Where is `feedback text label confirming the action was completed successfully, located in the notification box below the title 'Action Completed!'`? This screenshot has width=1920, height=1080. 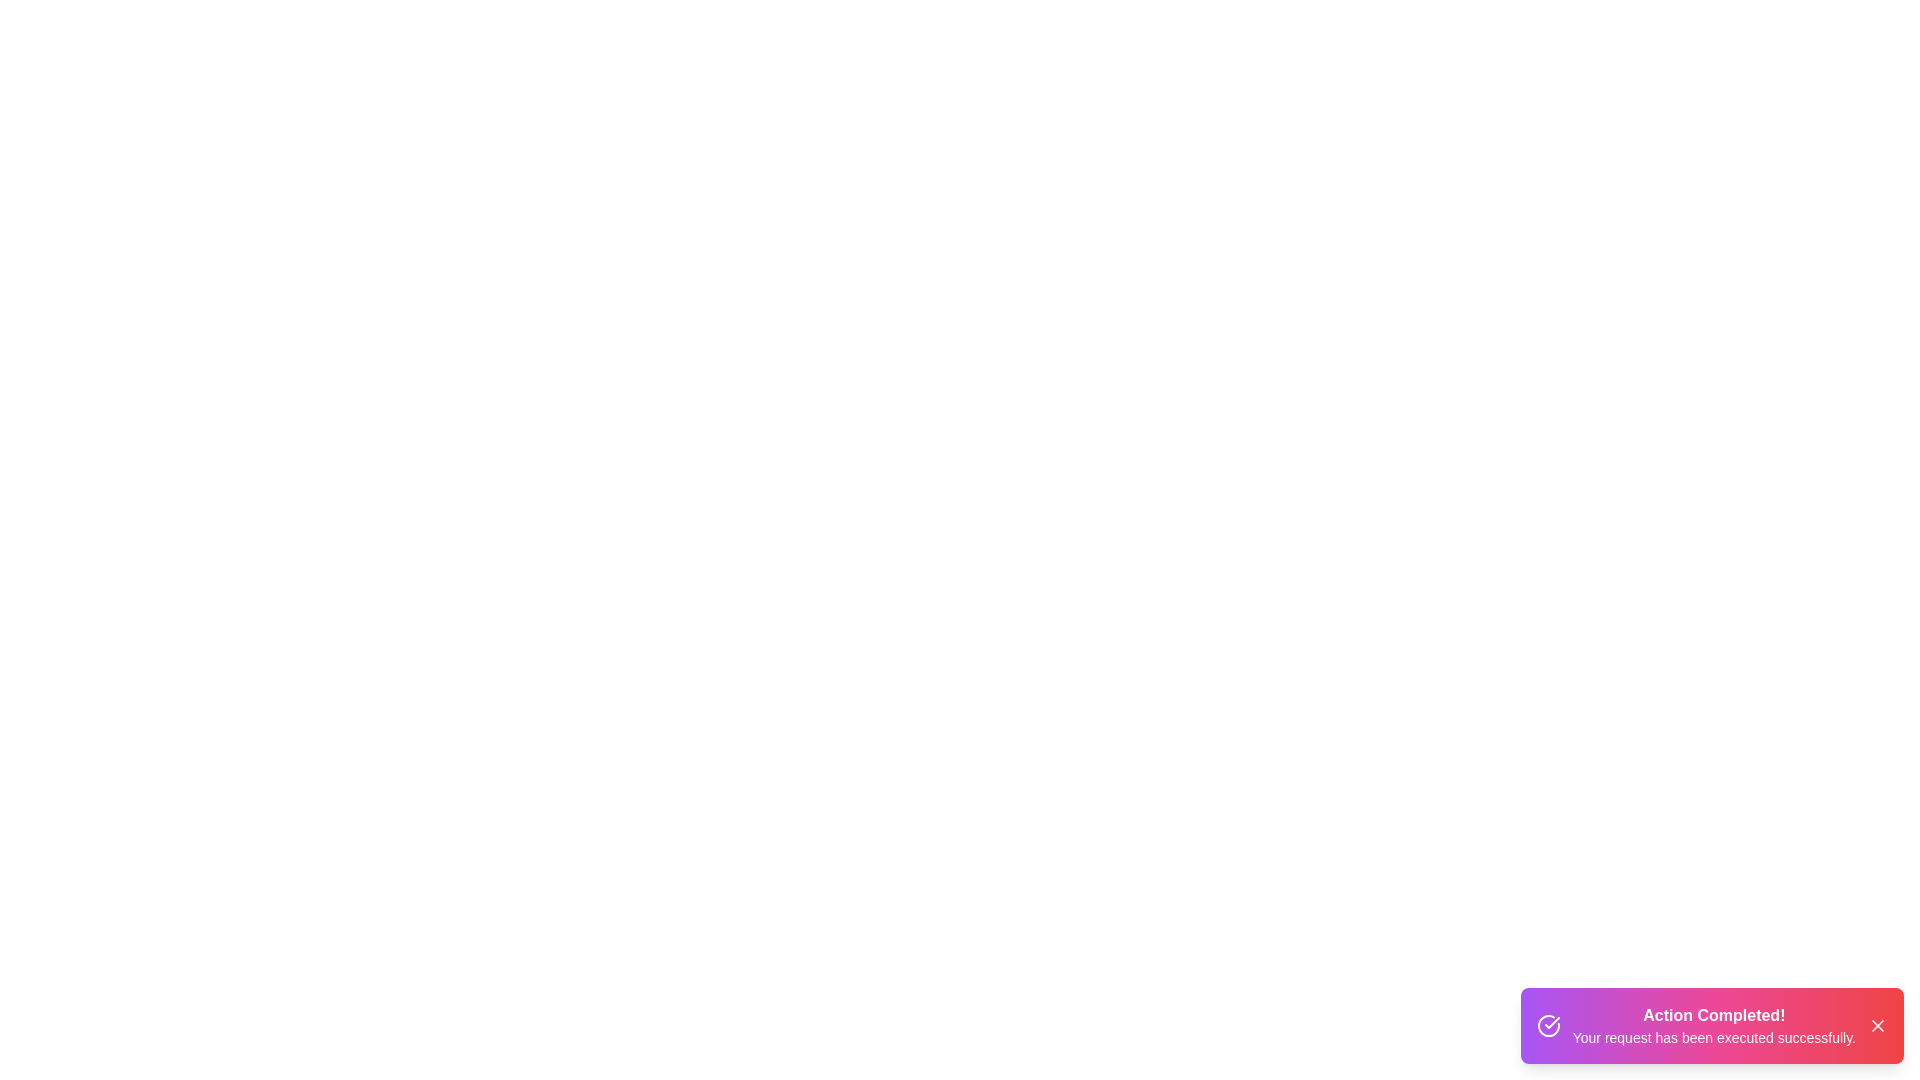
feedback text label confirming the action was completed successfully, located in the notification box below the title 'Action Completed!' is located at coordinates (1713, 1036).